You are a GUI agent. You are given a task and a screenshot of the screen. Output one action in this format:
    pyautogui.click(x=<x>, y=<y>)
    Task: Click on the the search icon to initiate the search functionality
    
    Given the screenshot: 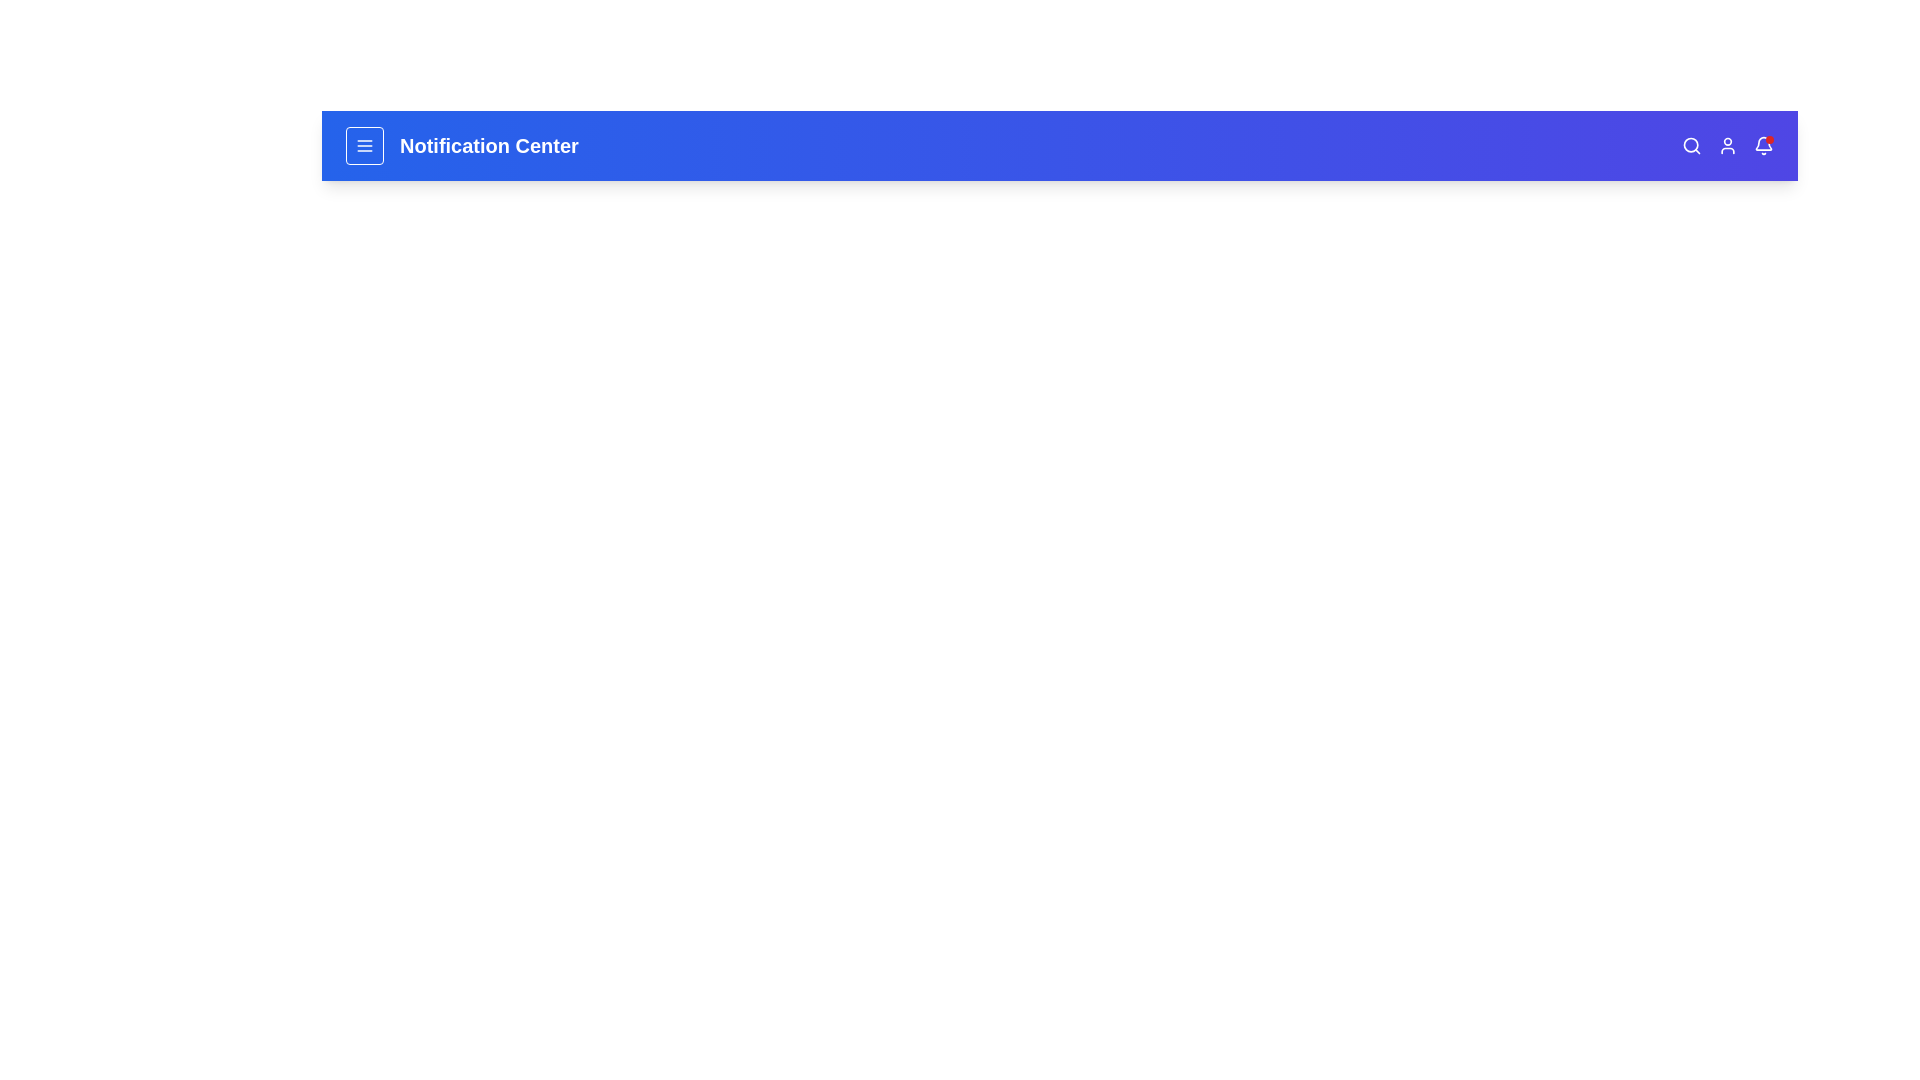 What is the action you would take?
    pyautogui.click(x=1690, y=145)
    